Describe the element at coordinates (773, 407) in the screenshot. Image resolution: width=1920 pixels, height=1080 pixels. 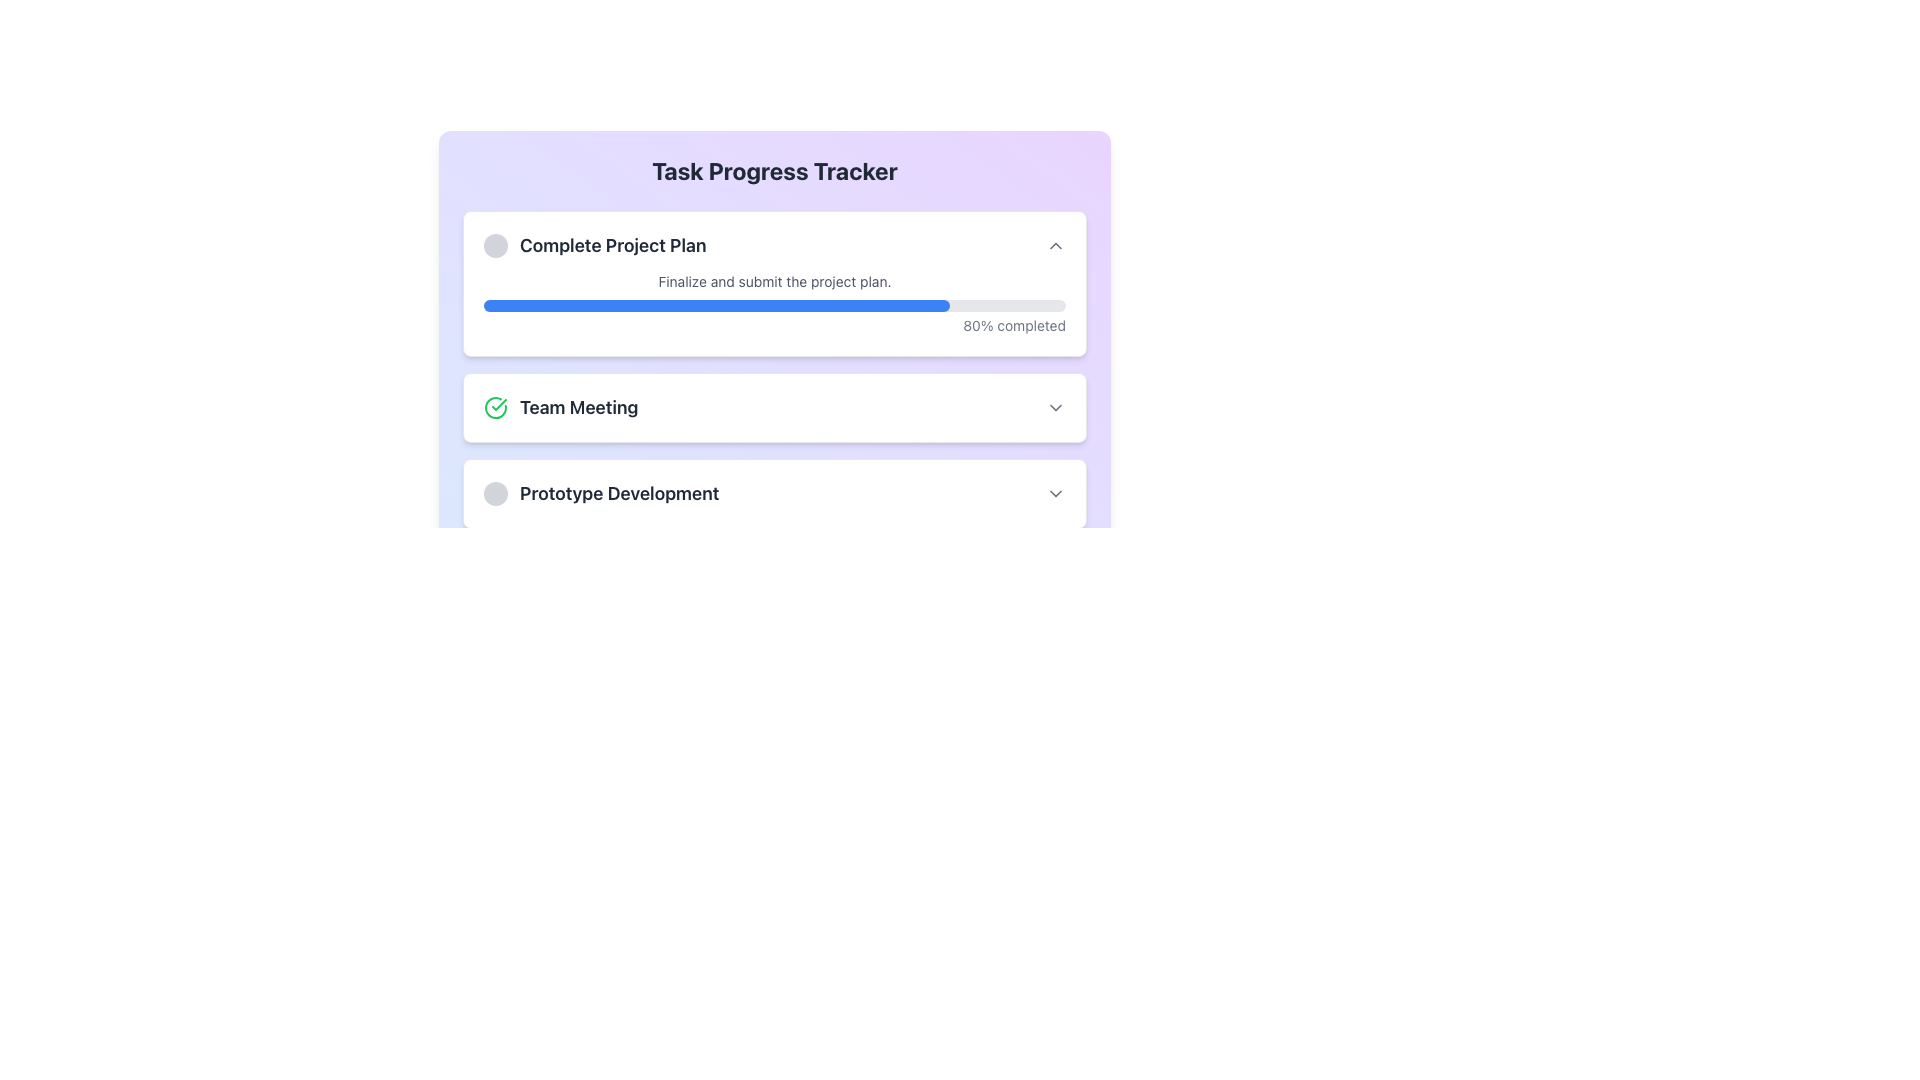
I see `the dropdown of the second task list item in the Task Progress Tracker` at that location.